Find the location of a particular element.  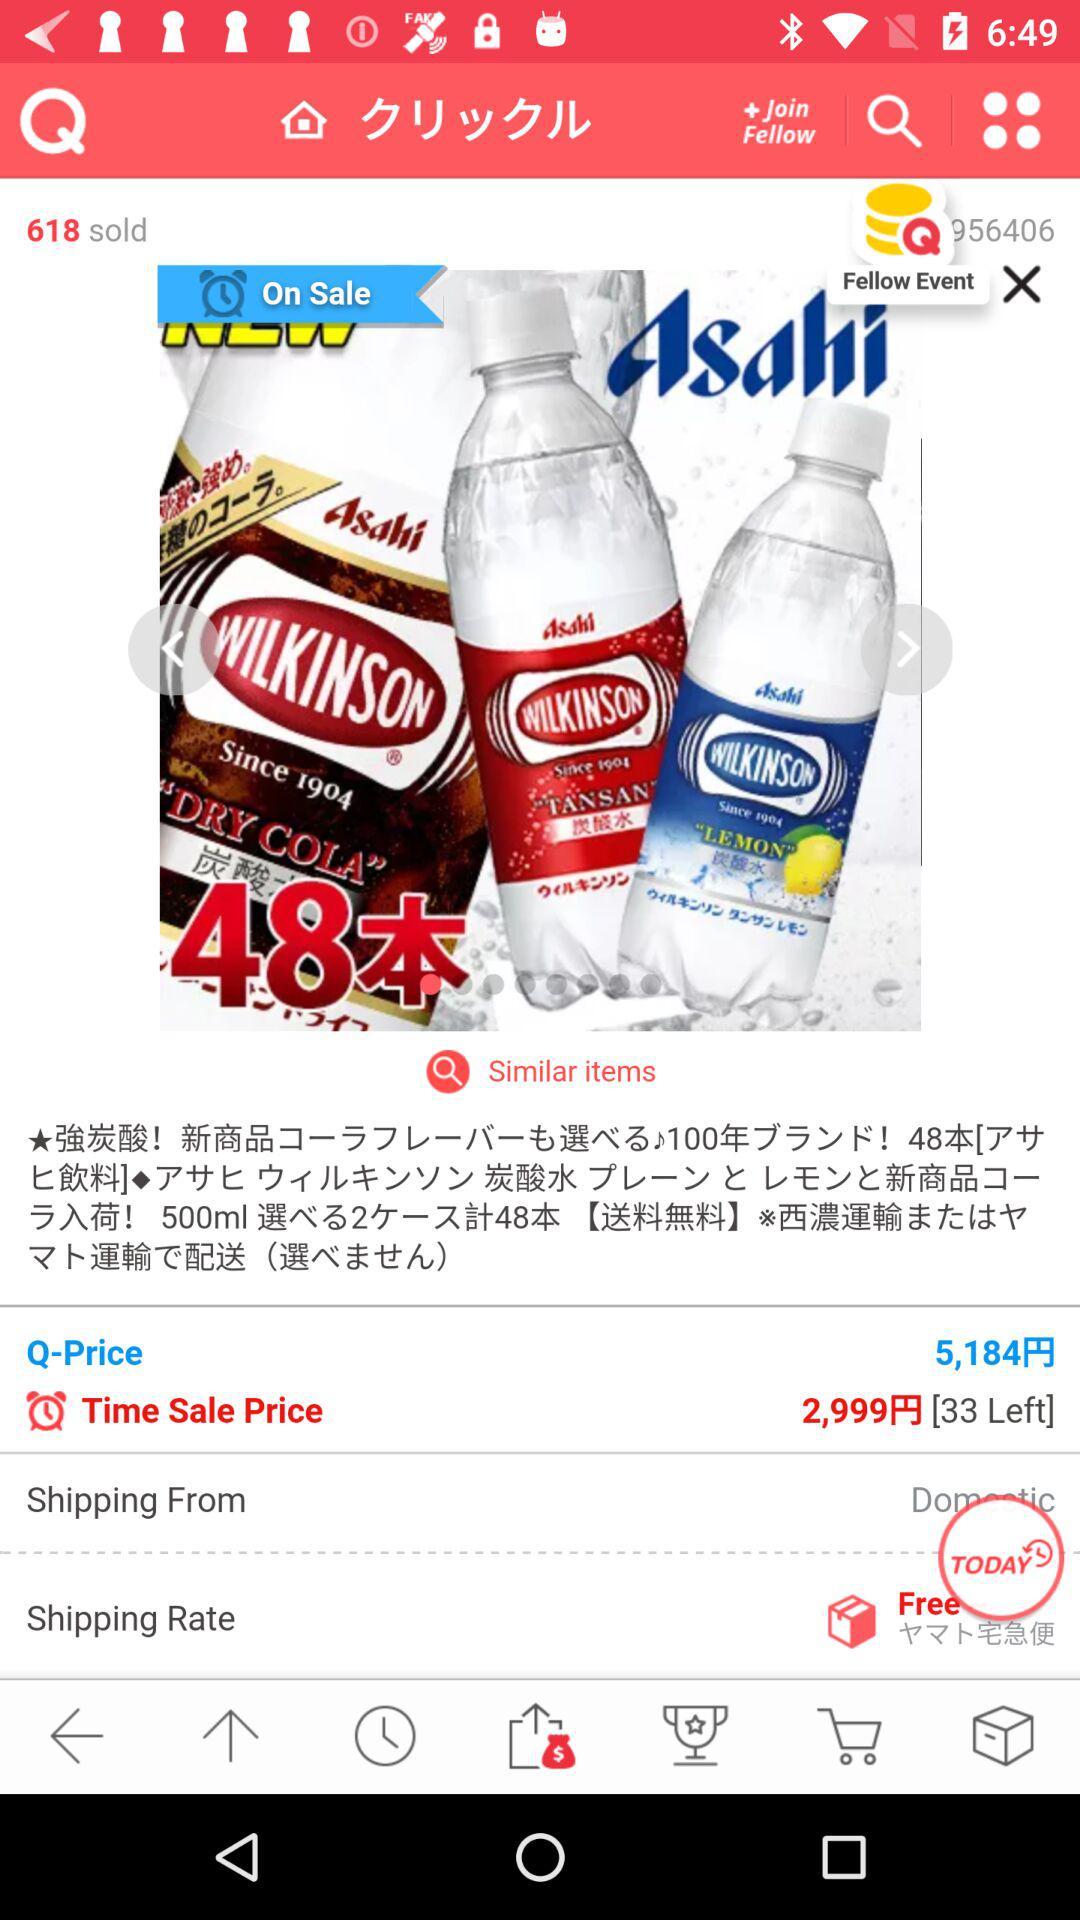

the arrow_upward icon is located at coordinates (229, 1734).